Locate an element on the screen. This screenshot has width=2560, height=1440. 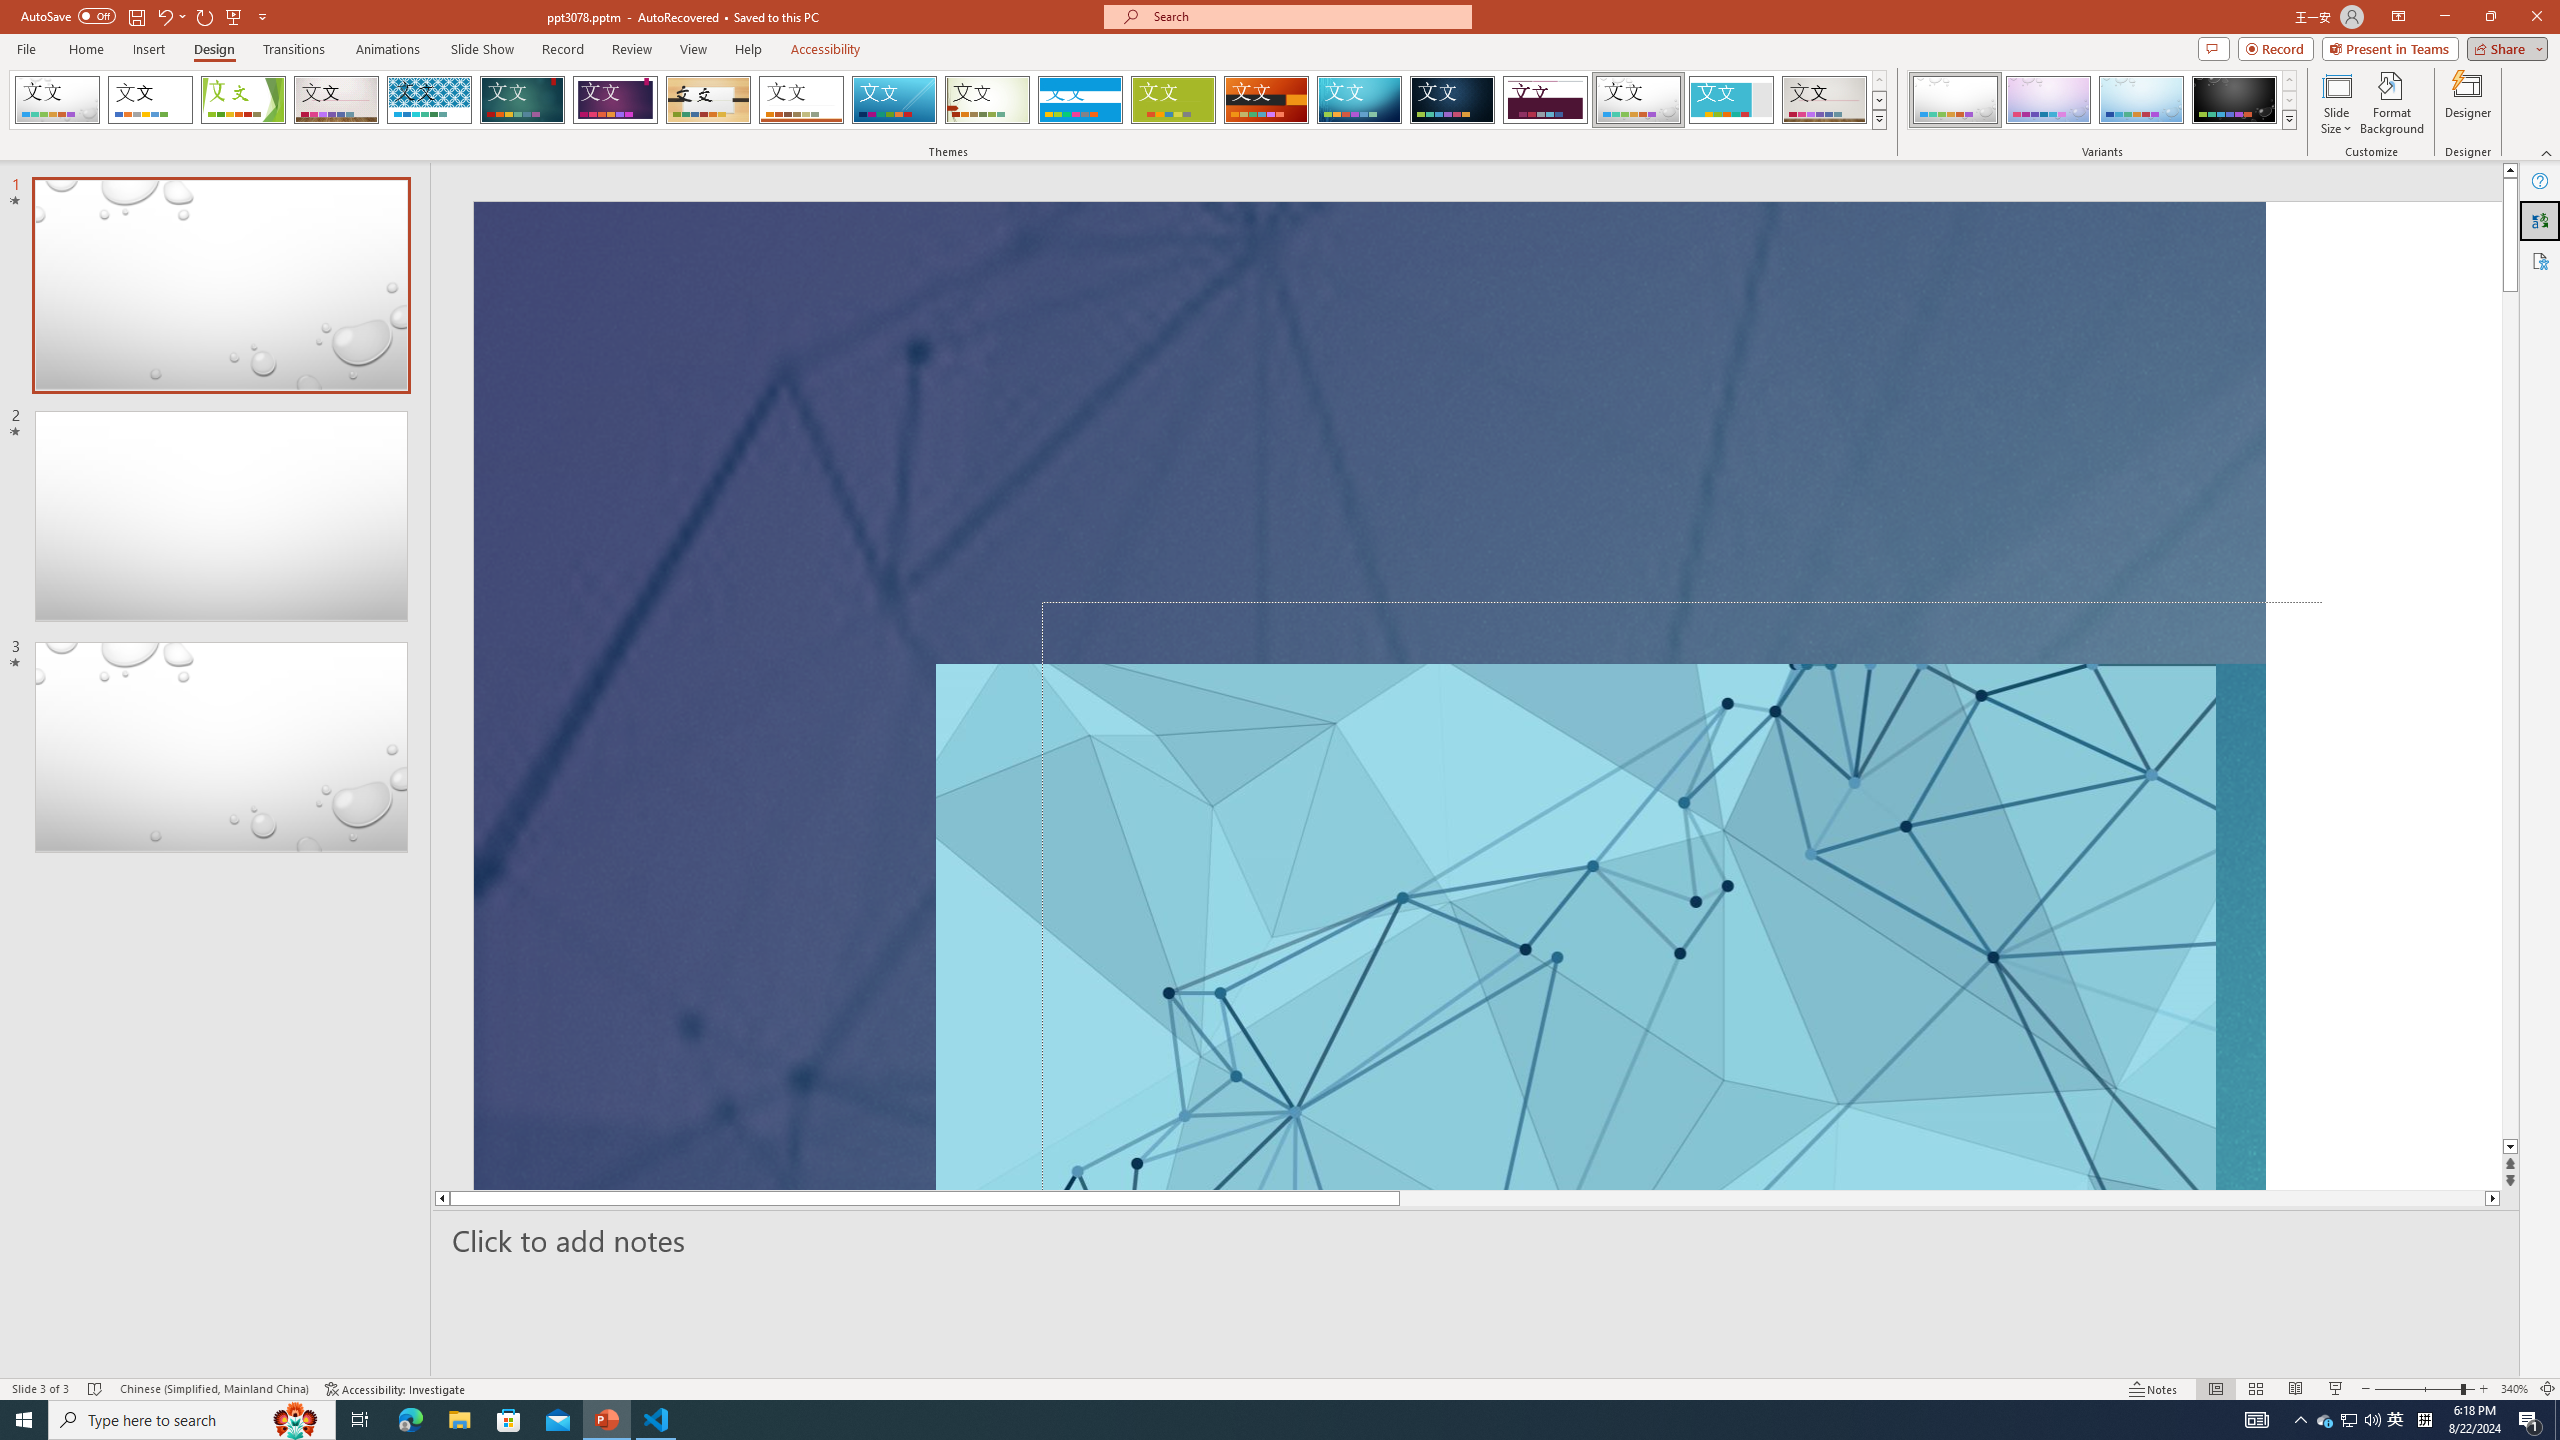
'Integral' is located at coordinates (429, 99).